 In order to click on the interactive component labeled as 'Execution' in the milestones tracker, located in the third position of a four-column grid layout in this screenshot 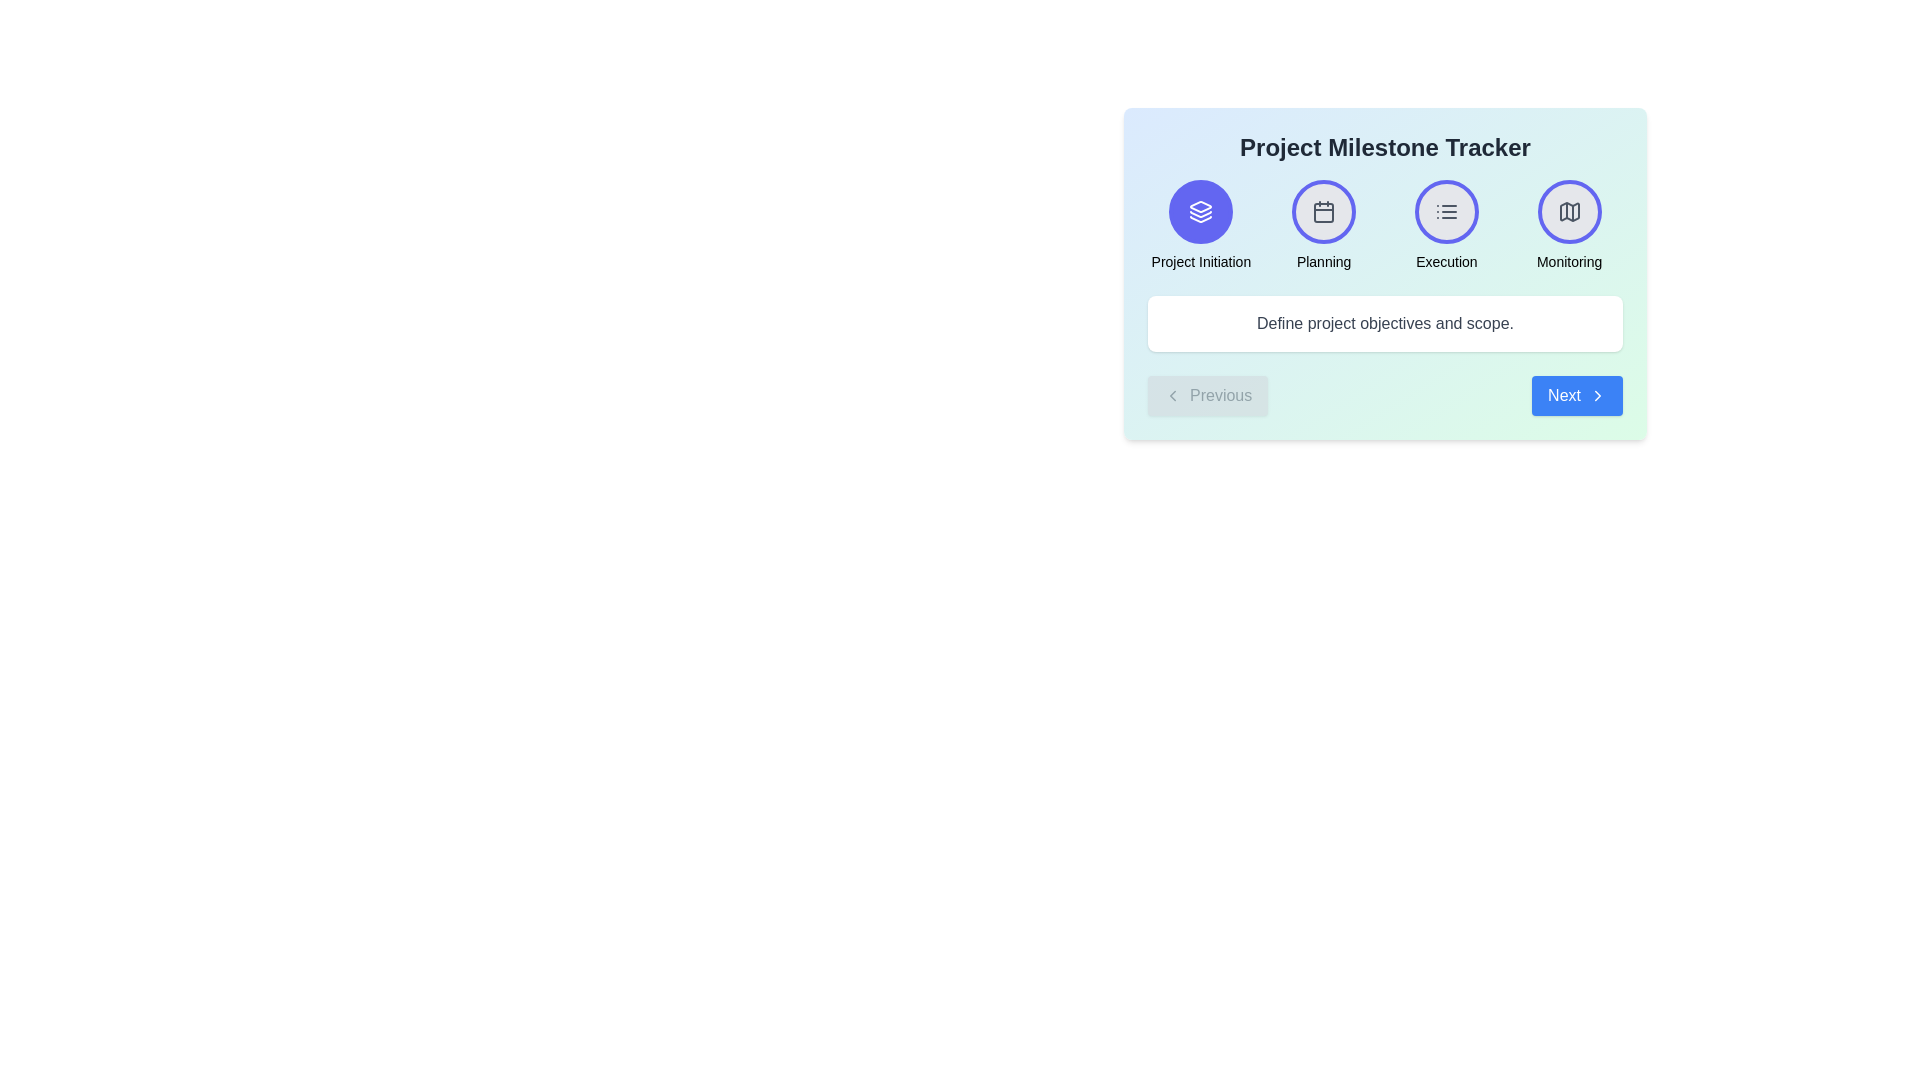, I will do `click(1446, 225)`.